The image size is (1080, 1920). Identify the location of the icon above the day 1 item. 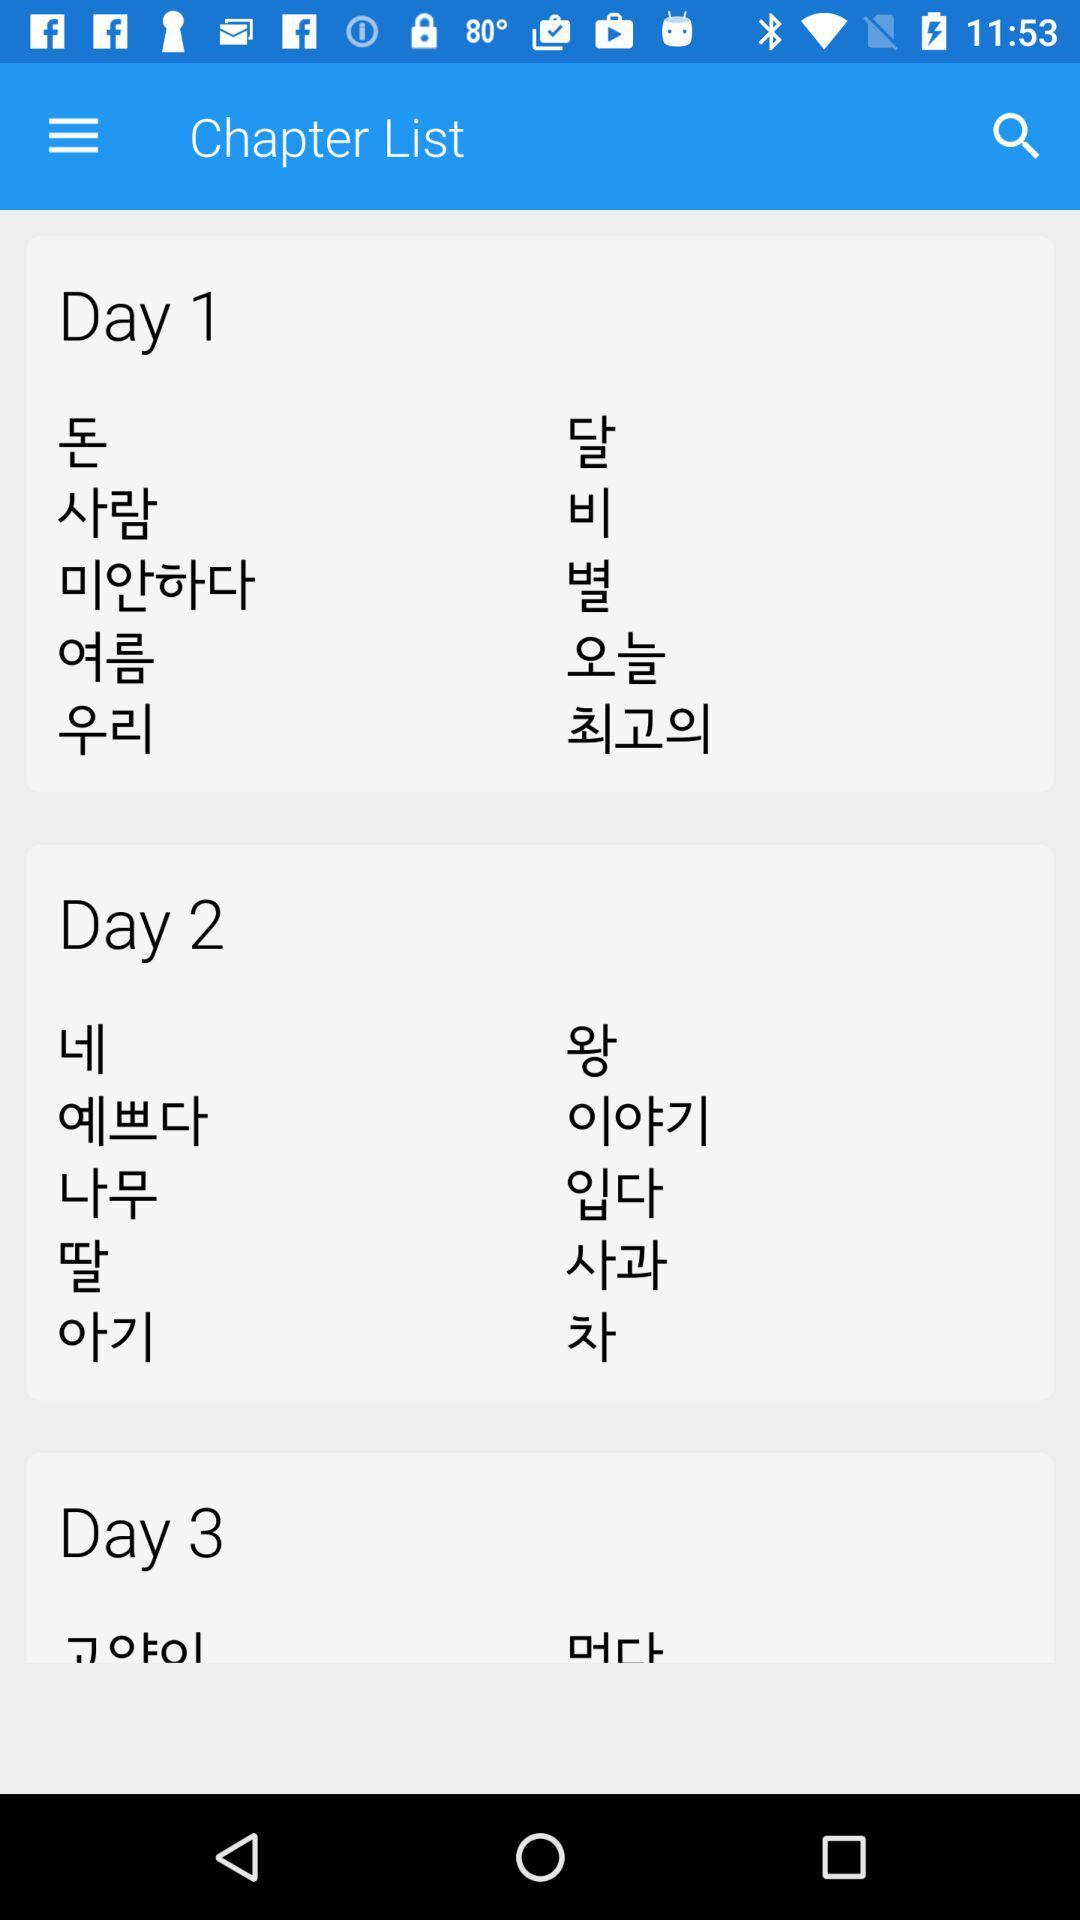
(1017, 135).